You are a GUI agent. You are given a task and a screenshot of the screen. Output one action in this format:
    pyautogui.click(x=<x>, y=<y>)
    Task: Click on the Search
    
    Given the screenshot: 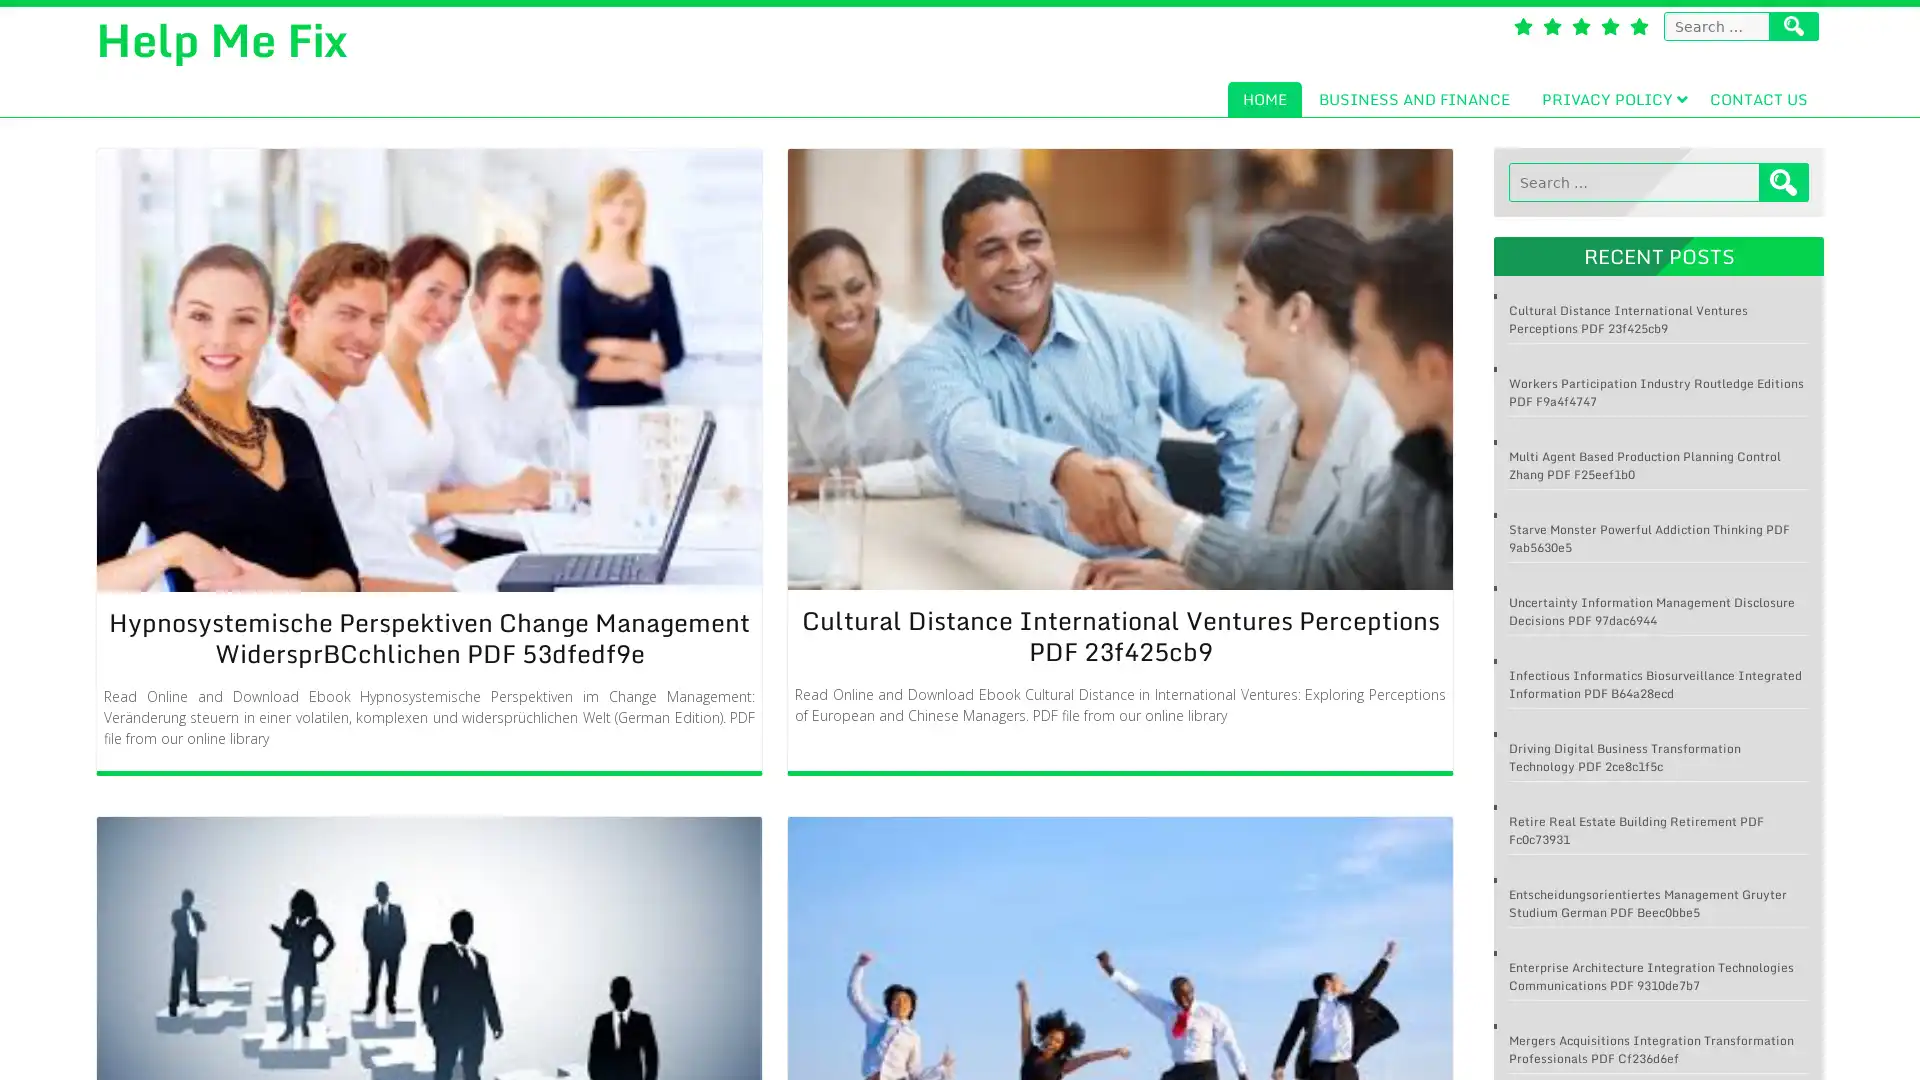 What is the action you would take?
    pyautogui.click(x=1794, y=26)
    